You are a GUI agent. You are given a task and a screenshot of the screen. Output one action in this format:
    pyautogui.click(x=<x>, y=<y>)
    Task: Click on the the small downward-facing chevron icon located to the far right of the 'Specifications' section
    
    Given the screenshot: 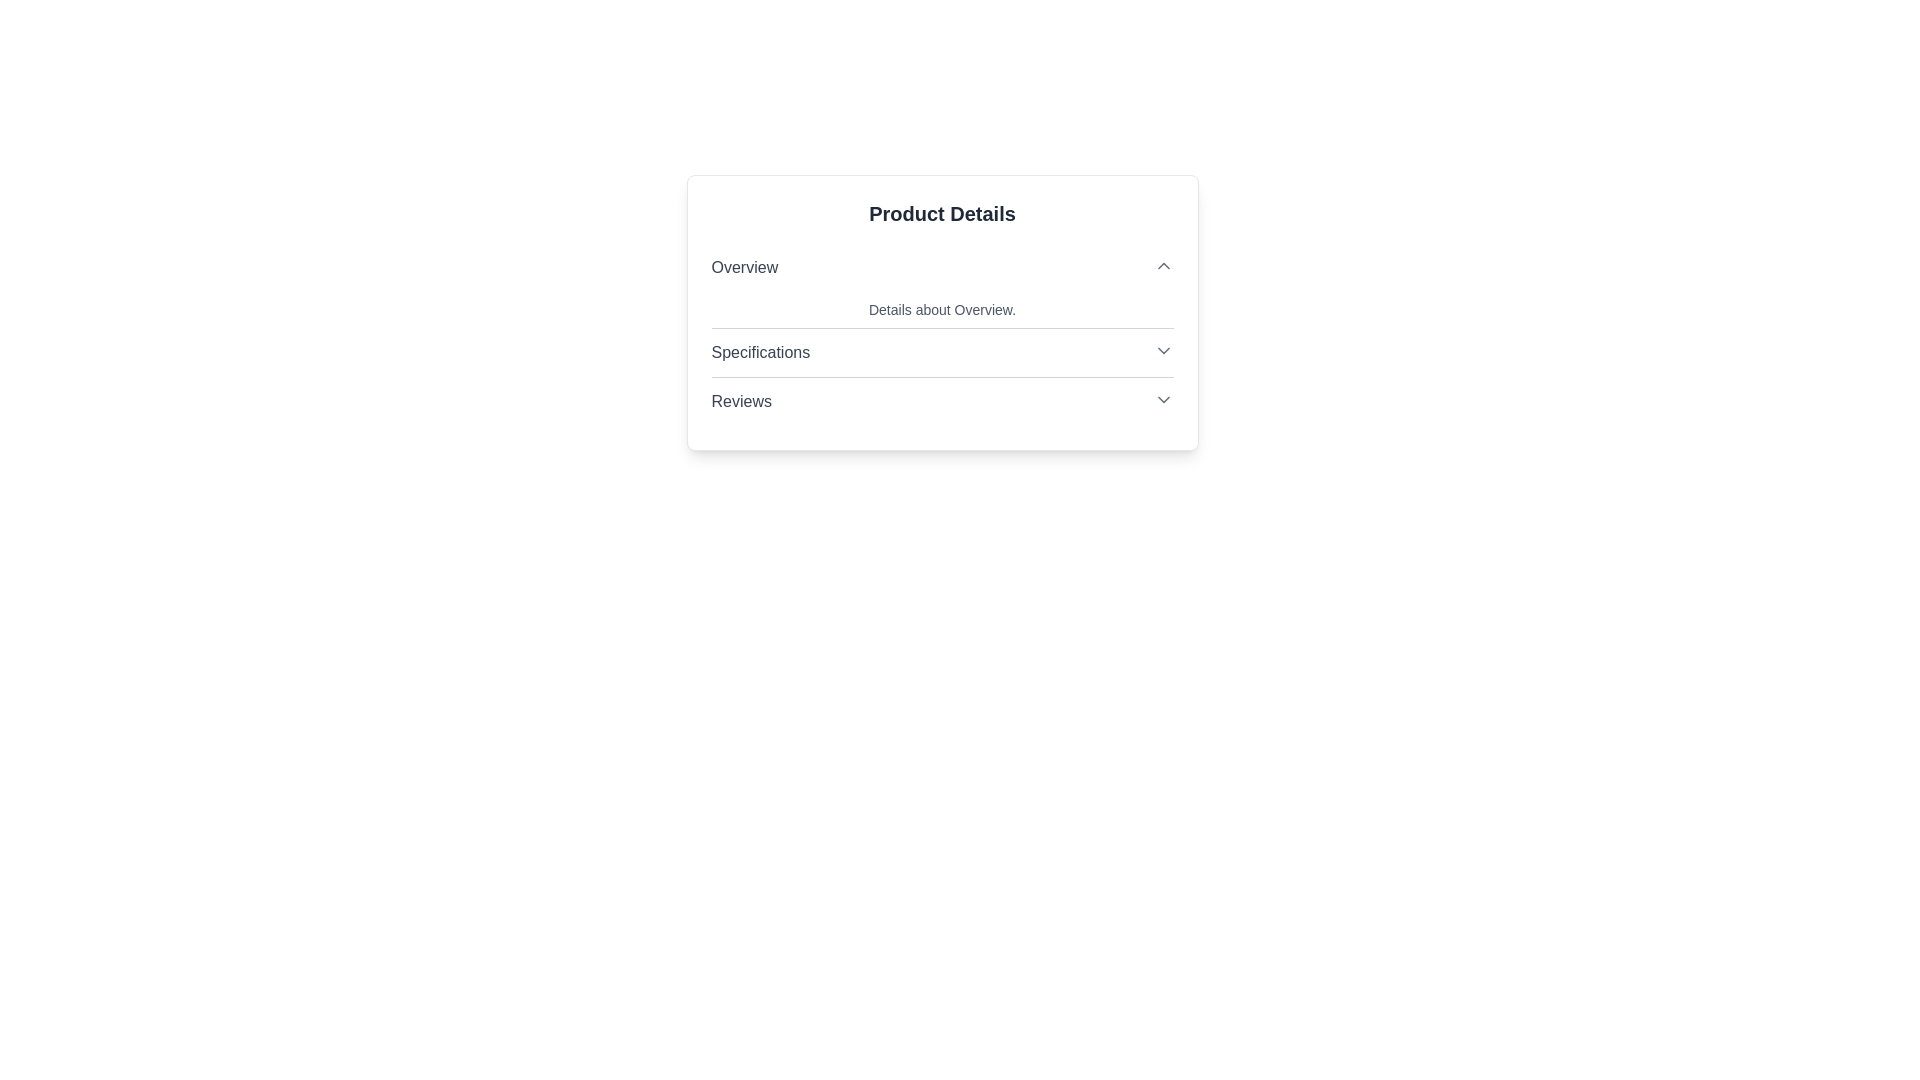 What is the action you would take?
    pyautogui.click(x=1163, y=350)
    